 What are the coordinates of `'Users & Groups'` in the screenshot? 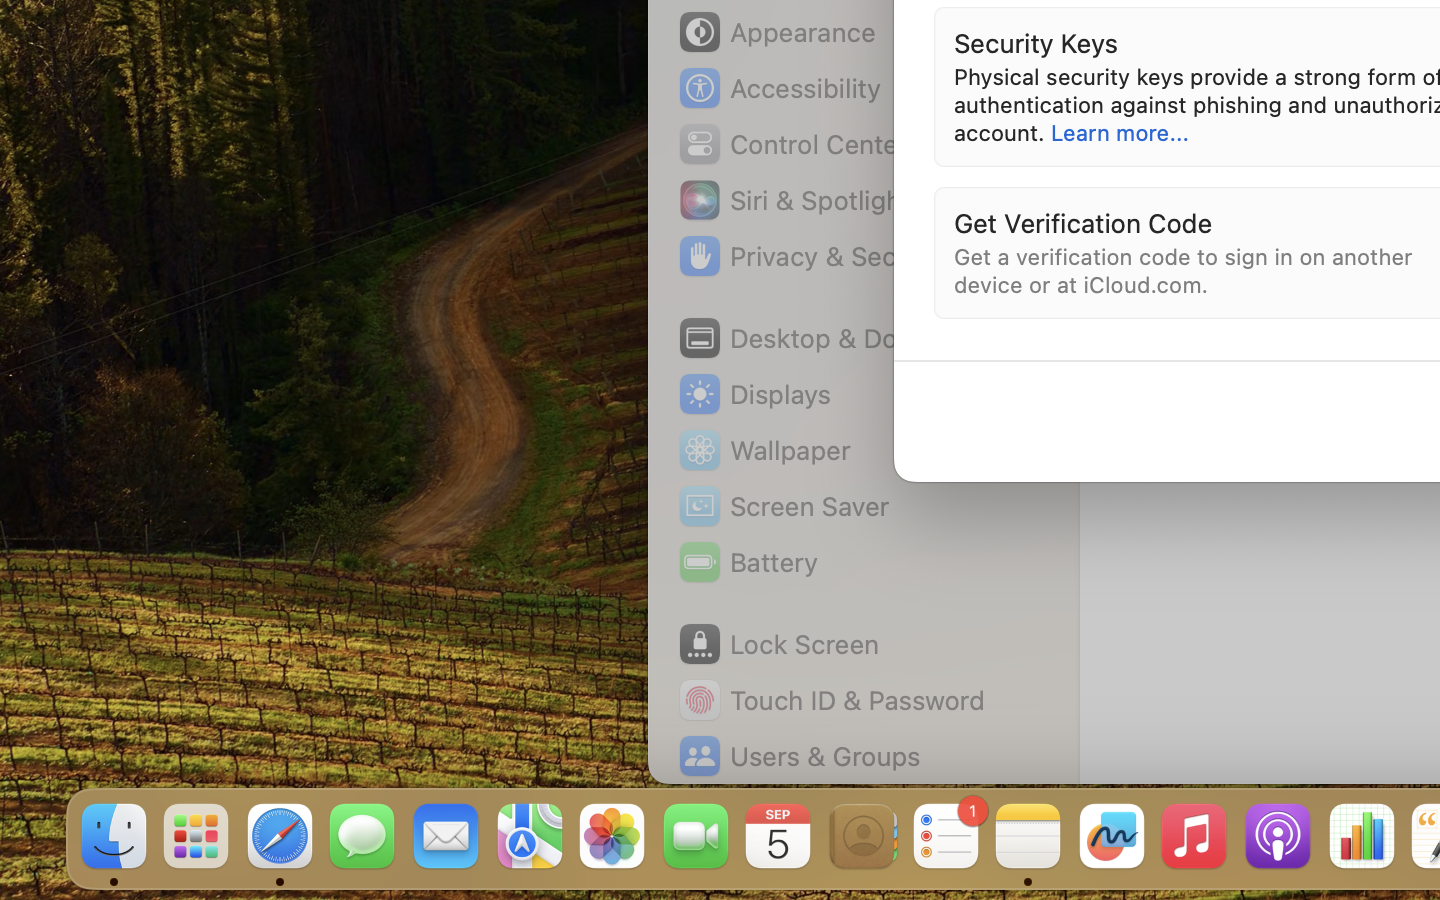 It's located at (798, 755).